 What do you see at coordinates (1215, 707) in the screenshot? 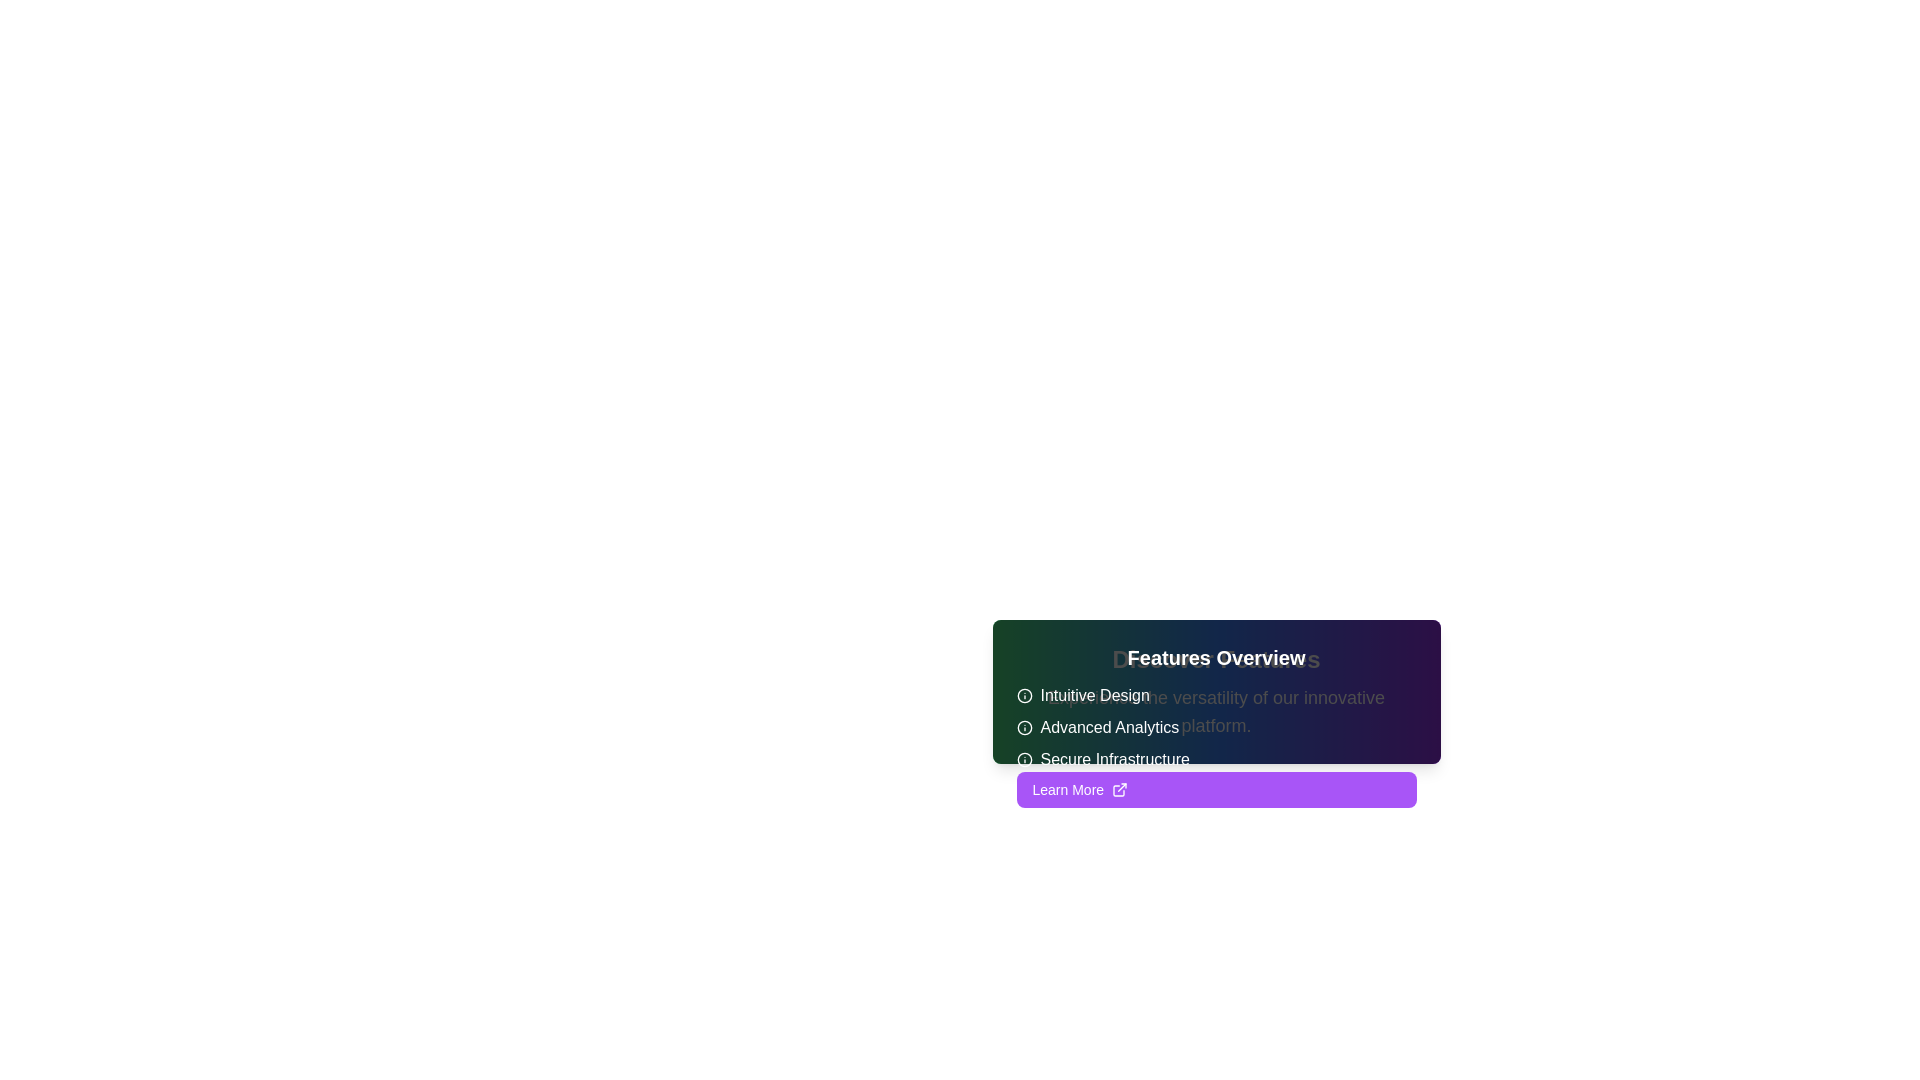
I see `any of the linked features in the 'Features Overview' section, which includes 'Intuitive Design', 'Advanced Analytics', and 'Secure Infrastructure' with descriptive icons` at bounding box center [1215, 707].